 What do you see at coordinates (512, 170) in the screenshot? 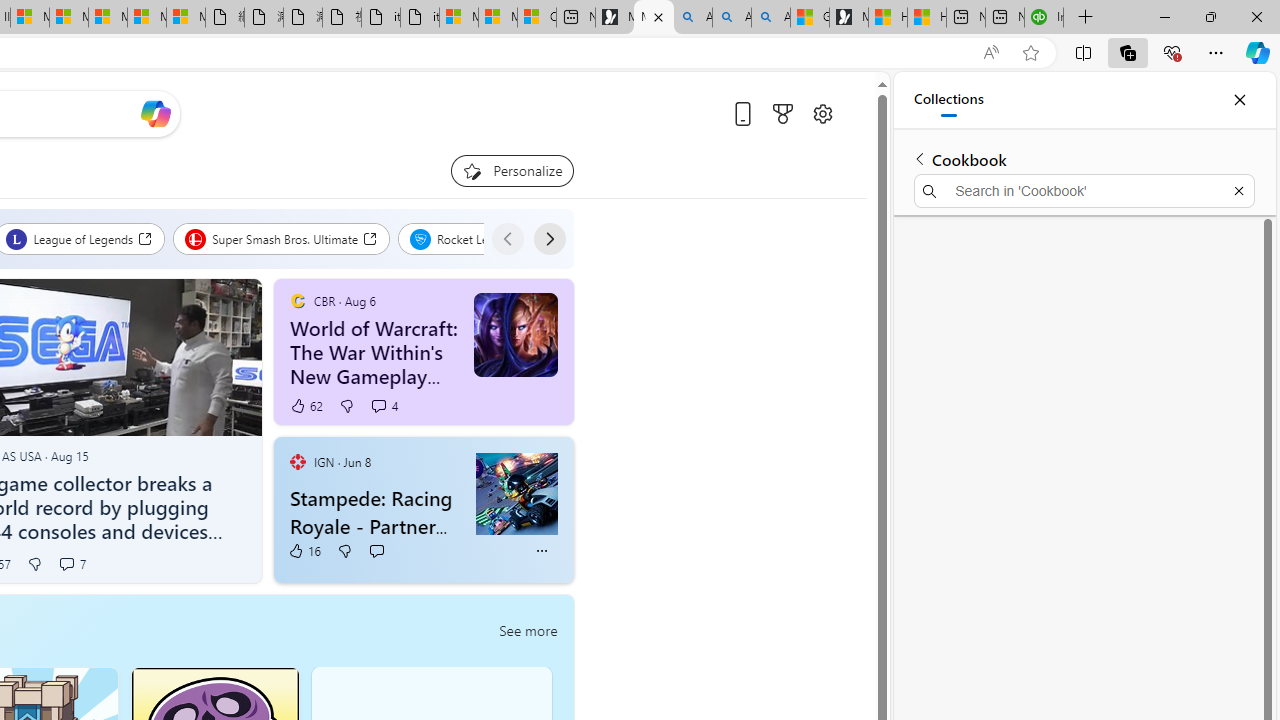
I see `'Personalize your feed"'` at bounding box center [512, 170].